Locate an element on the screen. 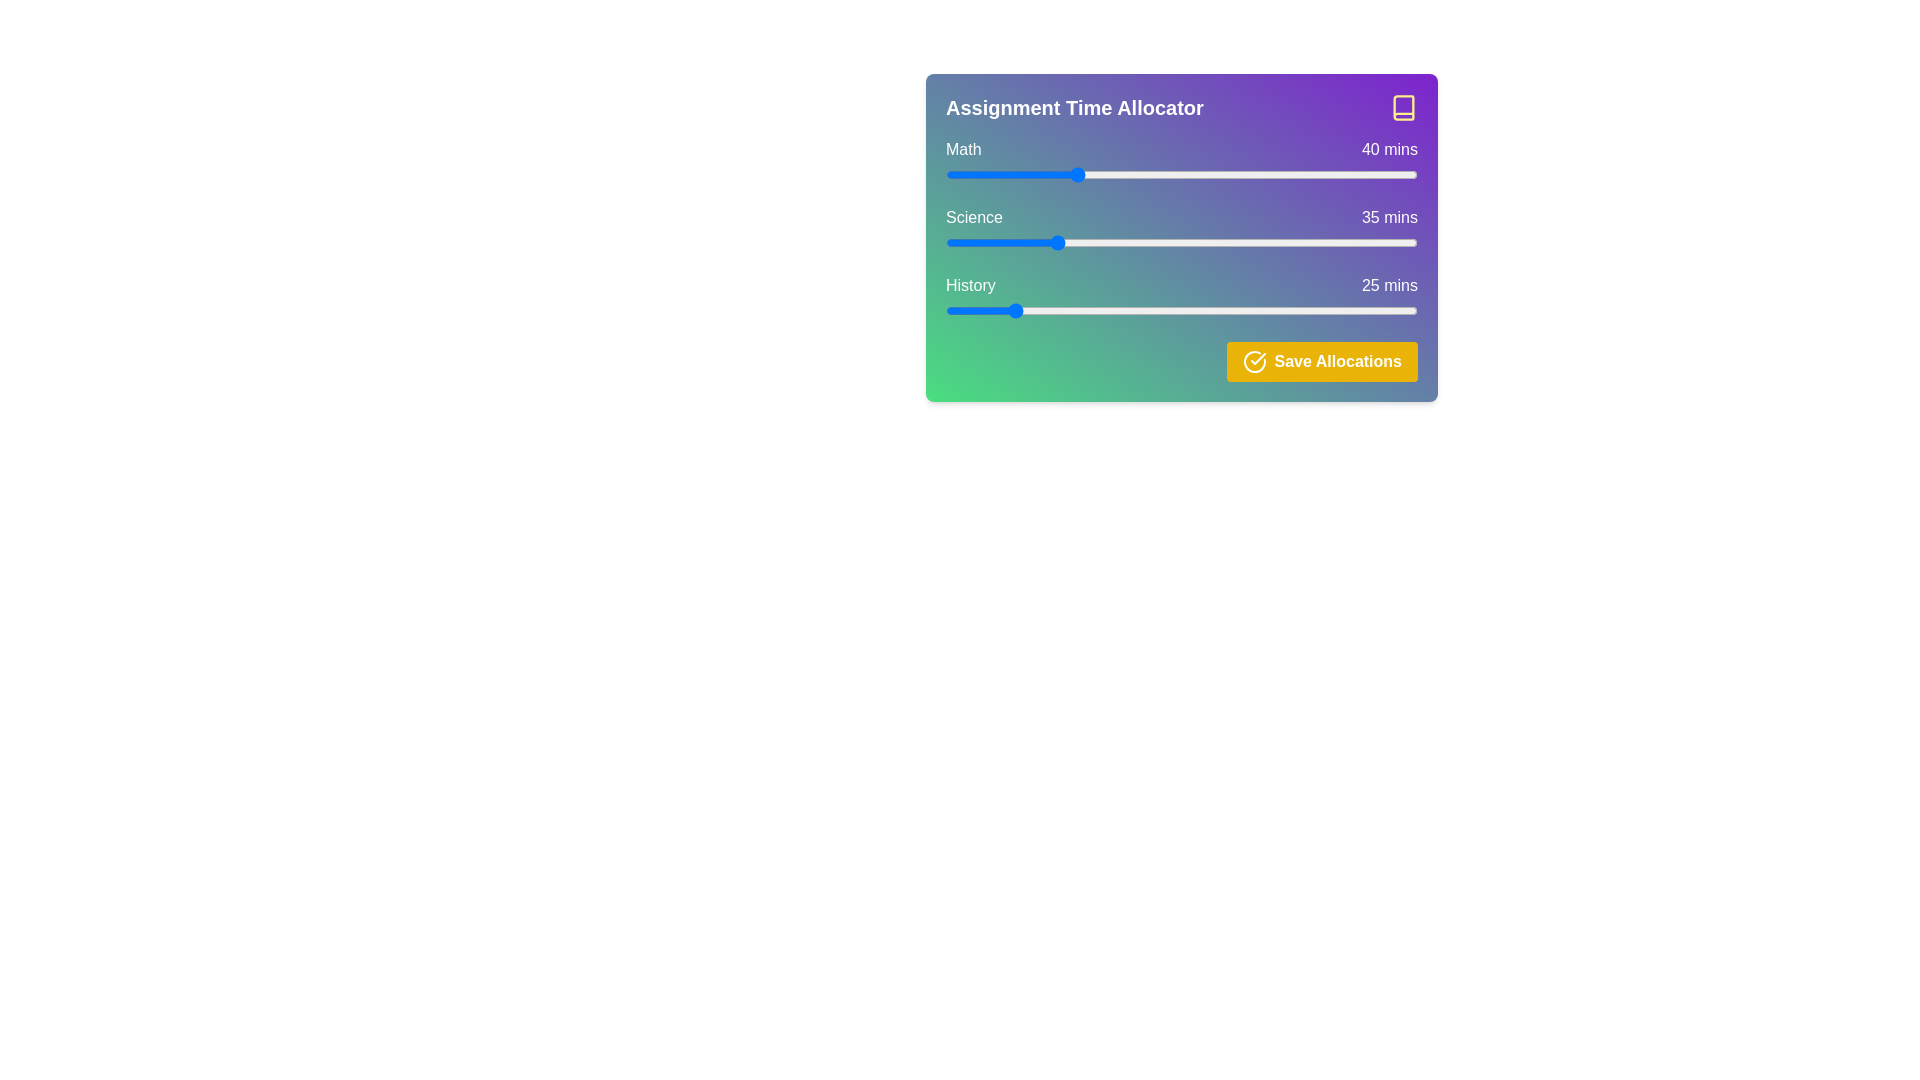 The image size is (1920, 1080). history time allocation is located at coordinates (997, 311).